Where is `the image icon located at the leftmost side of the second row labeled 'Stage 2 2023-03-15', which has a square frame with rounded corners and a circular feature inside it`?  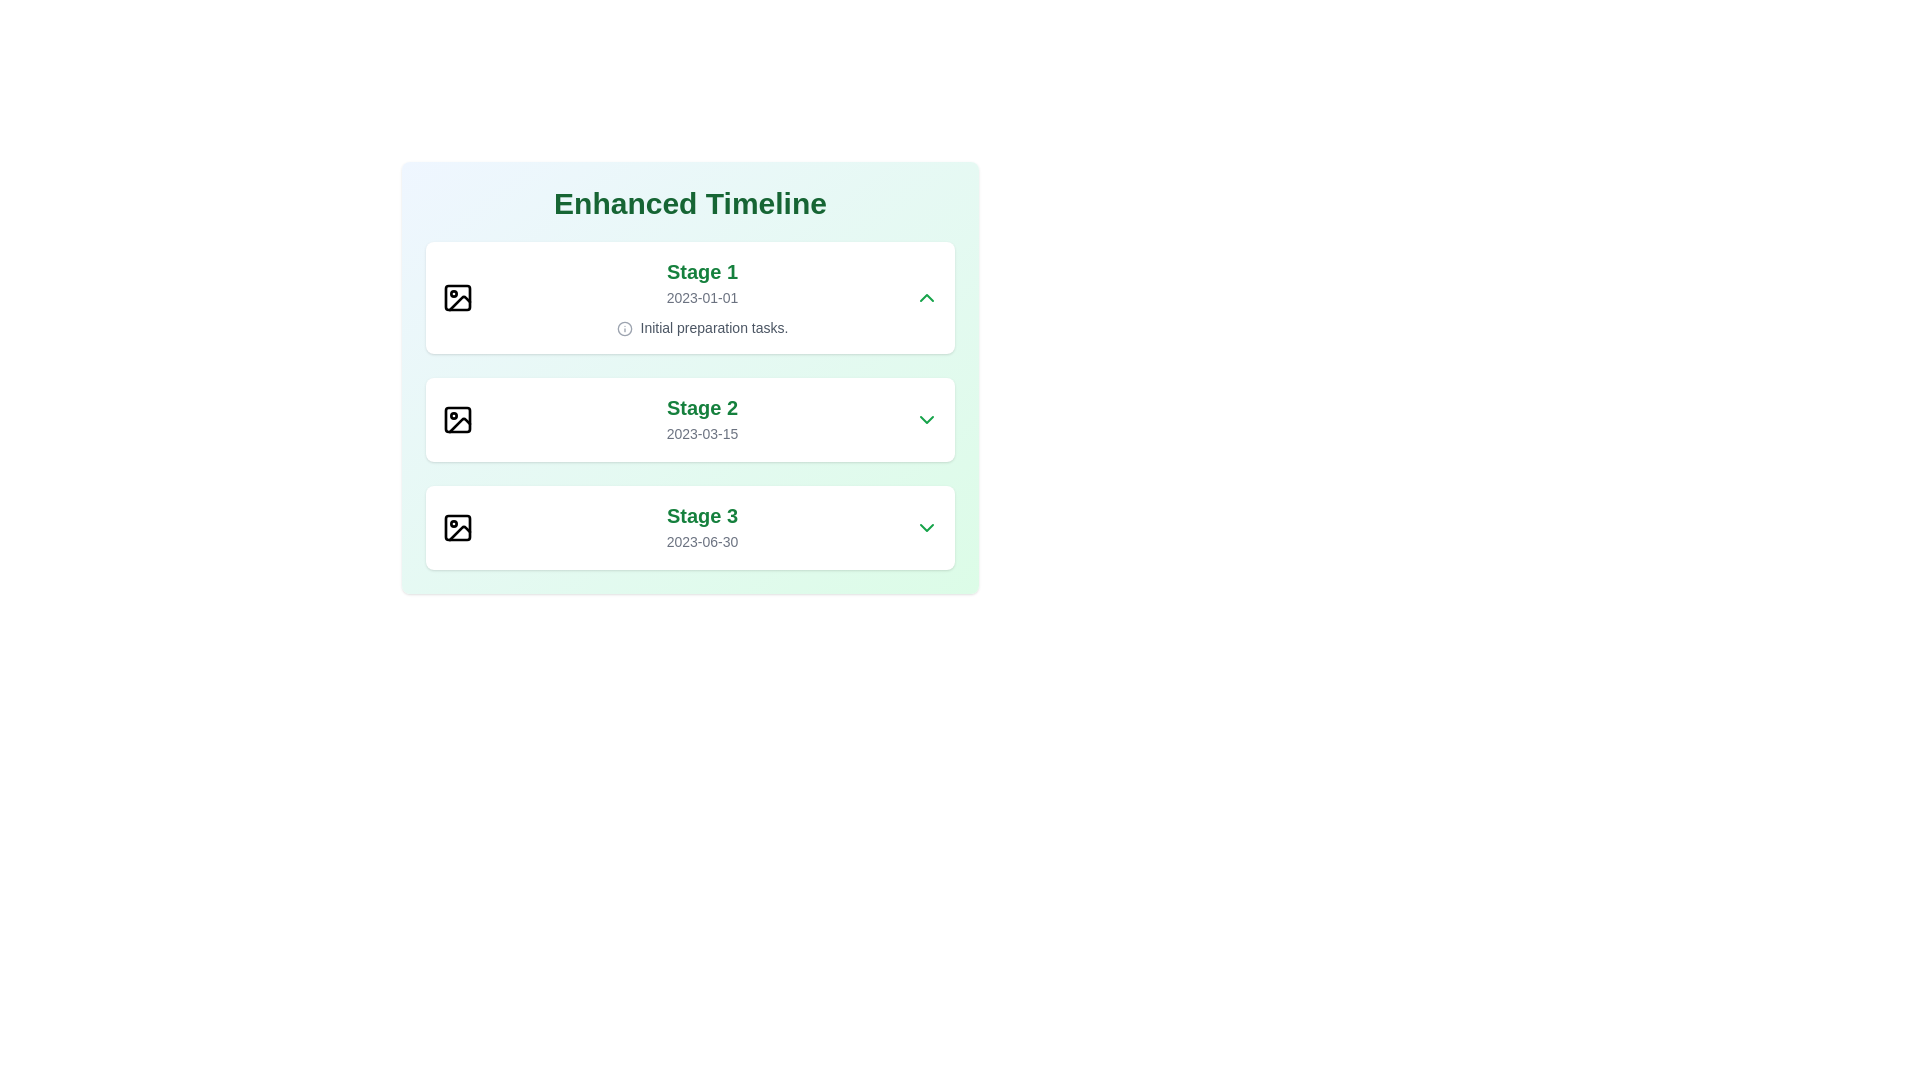 the image icon located at the leftmost side of the second row labeled 'Stage 2 2023-03-15', which has a square frame with rounded corners and a circular feature inside it is located at coordinates (456, 419).